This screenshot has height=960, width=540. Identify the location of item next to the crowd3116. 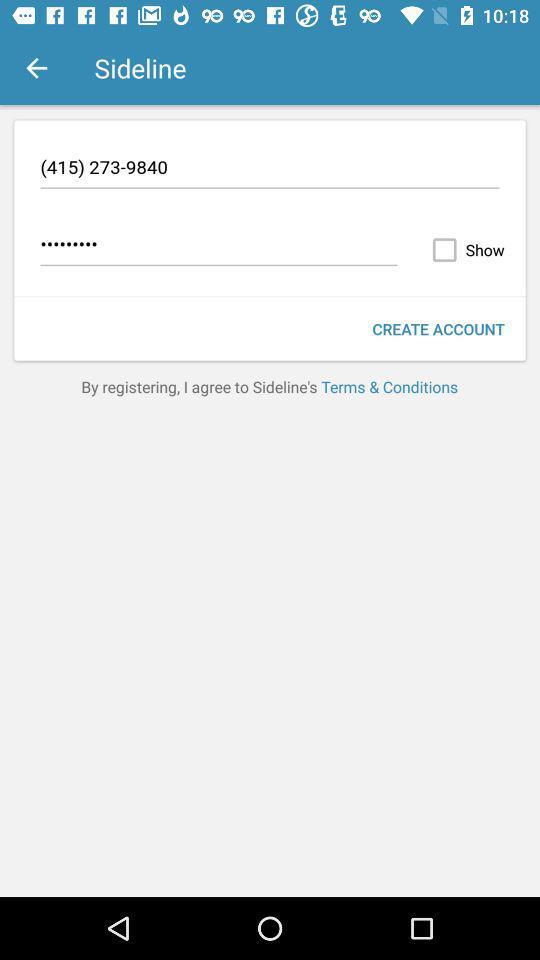
(464, 249).